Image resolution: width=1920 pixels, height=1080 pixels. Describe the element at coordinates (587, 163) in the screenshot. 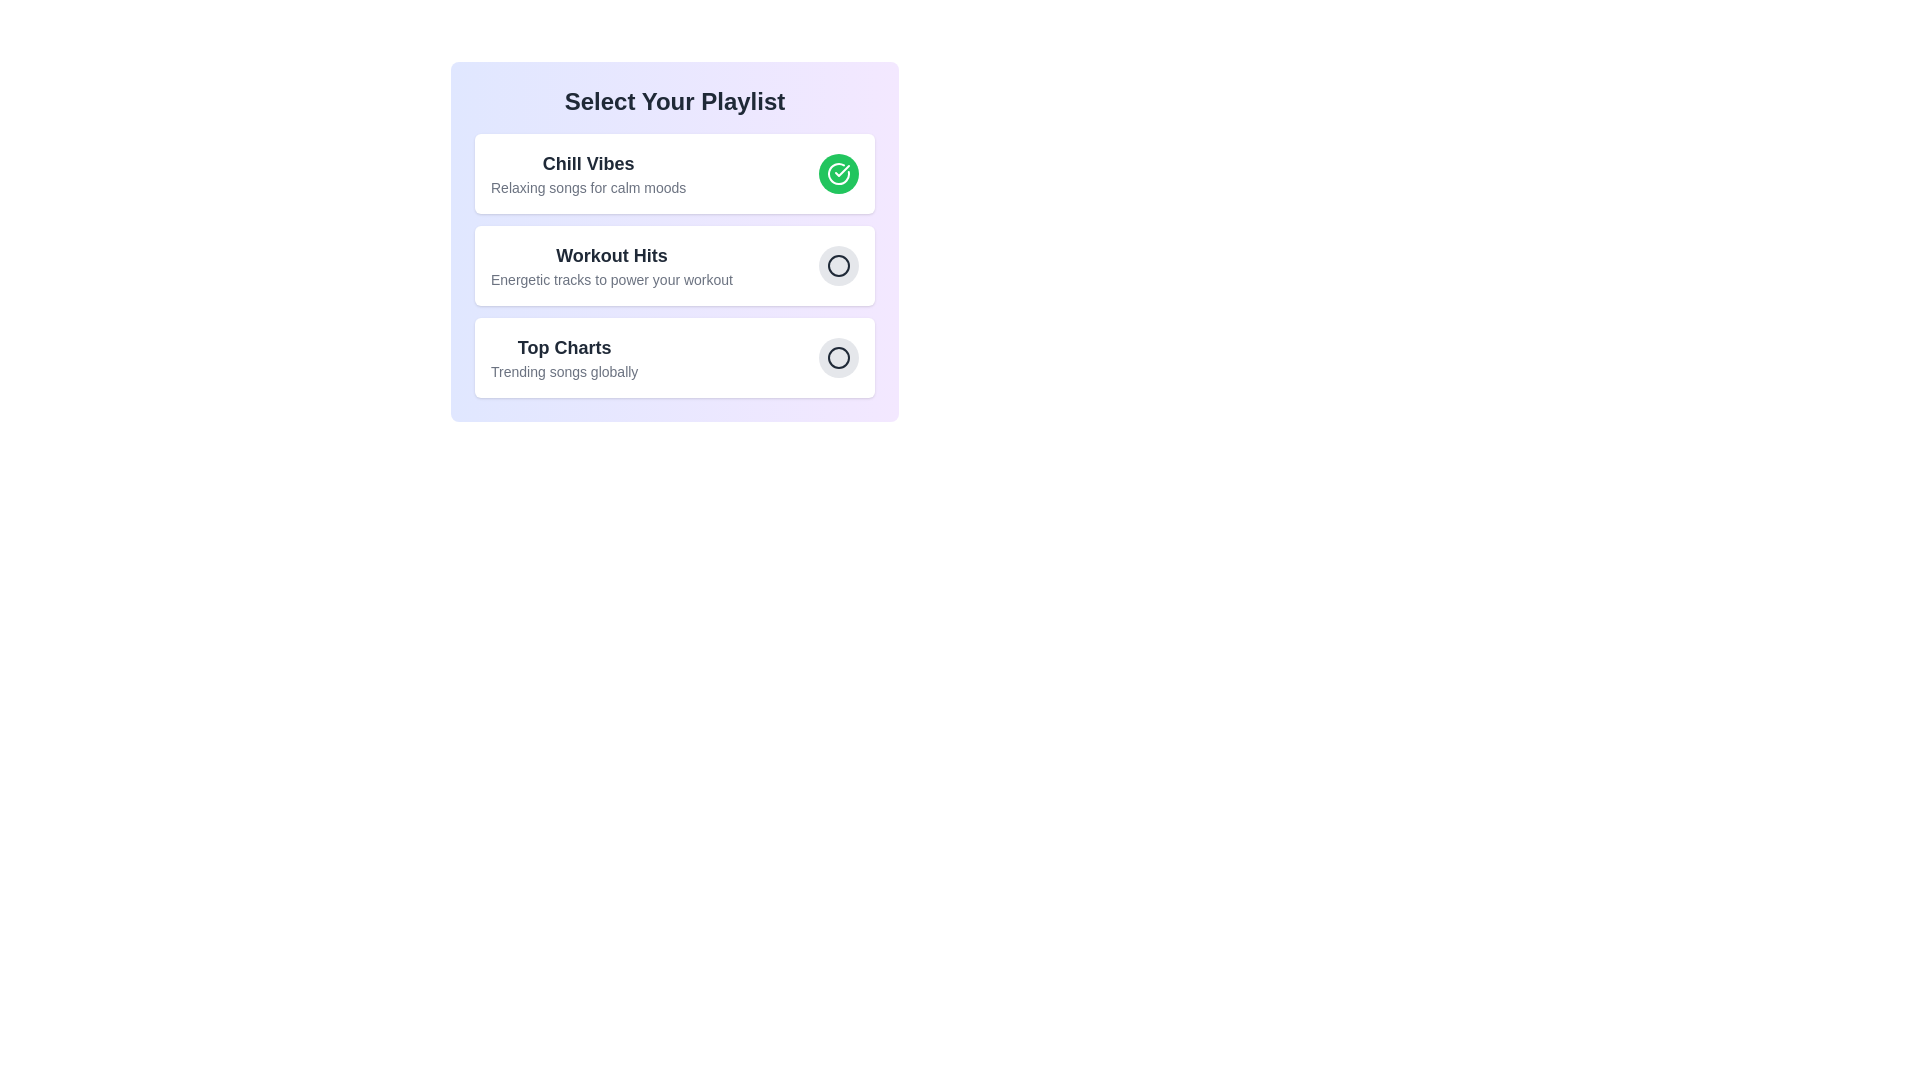

I see `the title text of the playlist Chill Vibes` at that location.